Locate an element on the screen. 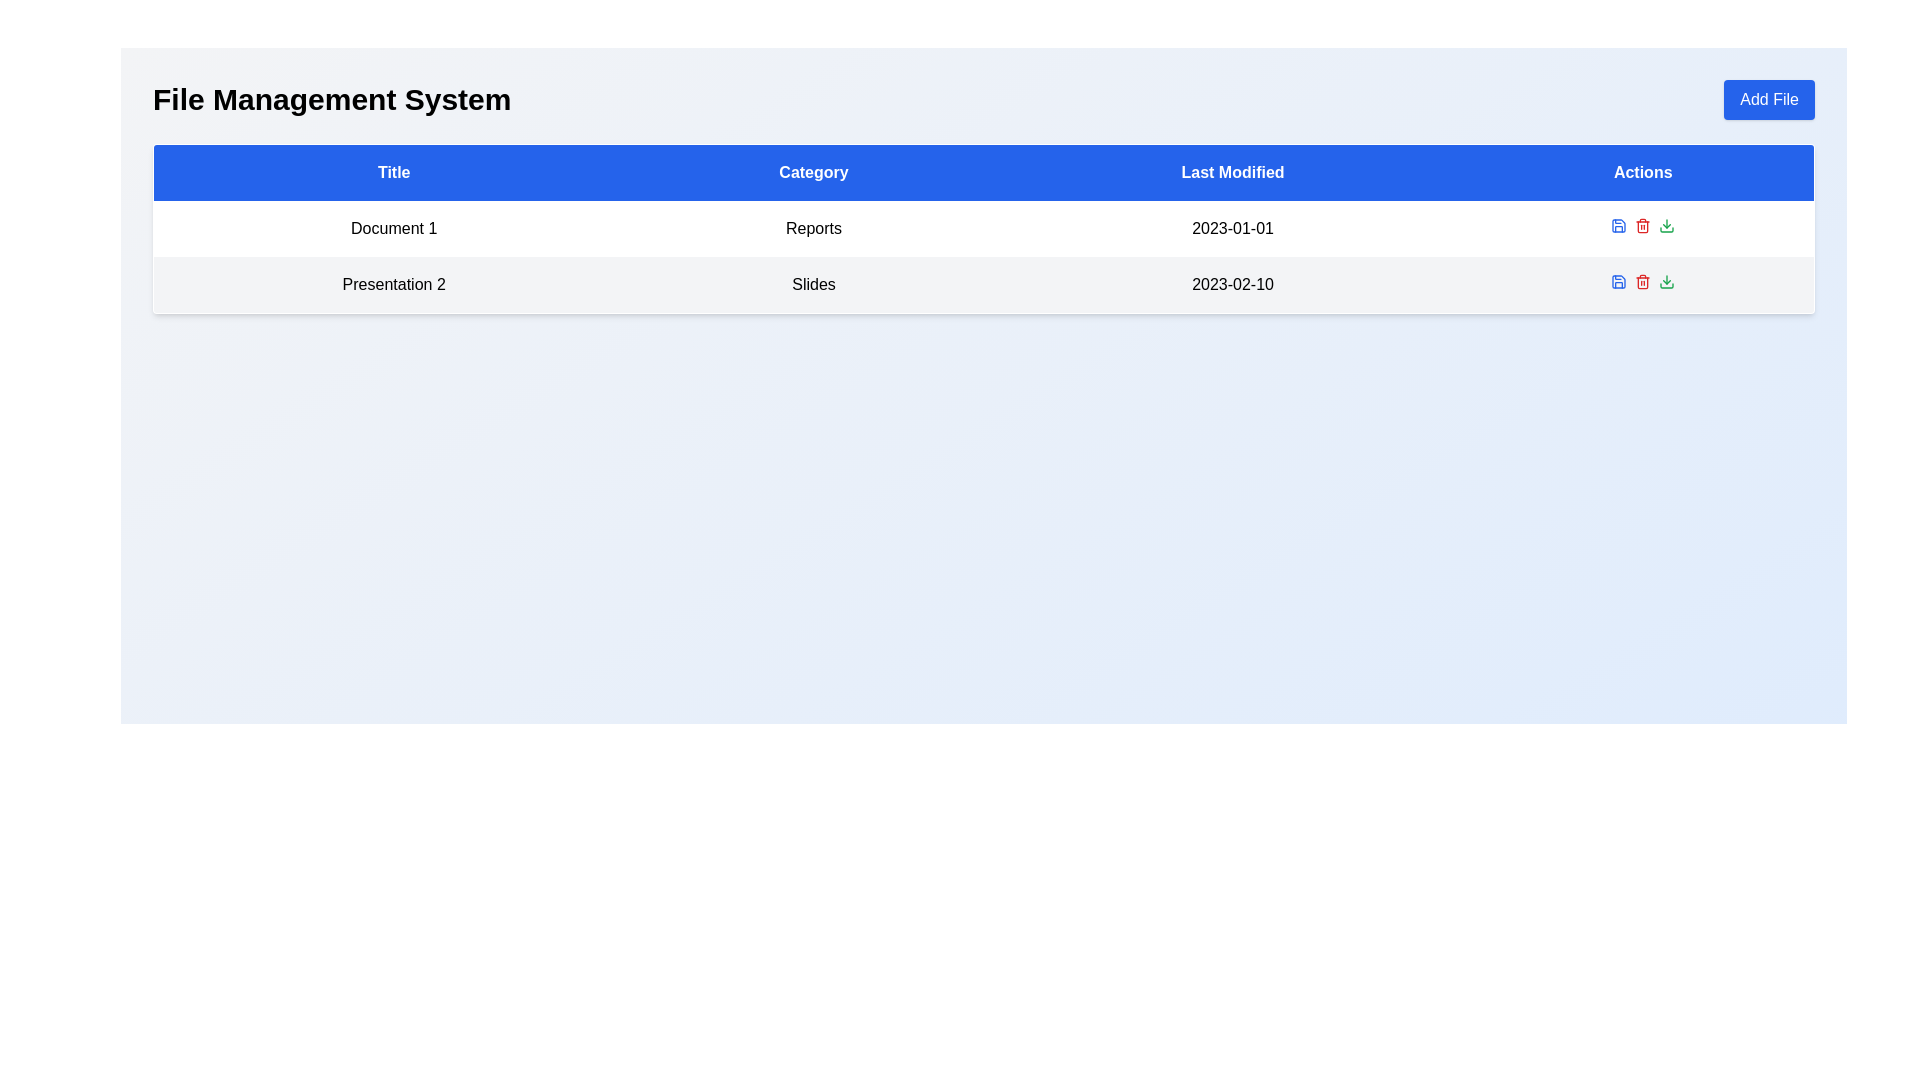 This screenshot has width=1920, height=1080. the bold text label reading 'Category' which is prominently displayed on a blue background, positioned as the second column header in a four-column layout is located at coordinates (814, 171).